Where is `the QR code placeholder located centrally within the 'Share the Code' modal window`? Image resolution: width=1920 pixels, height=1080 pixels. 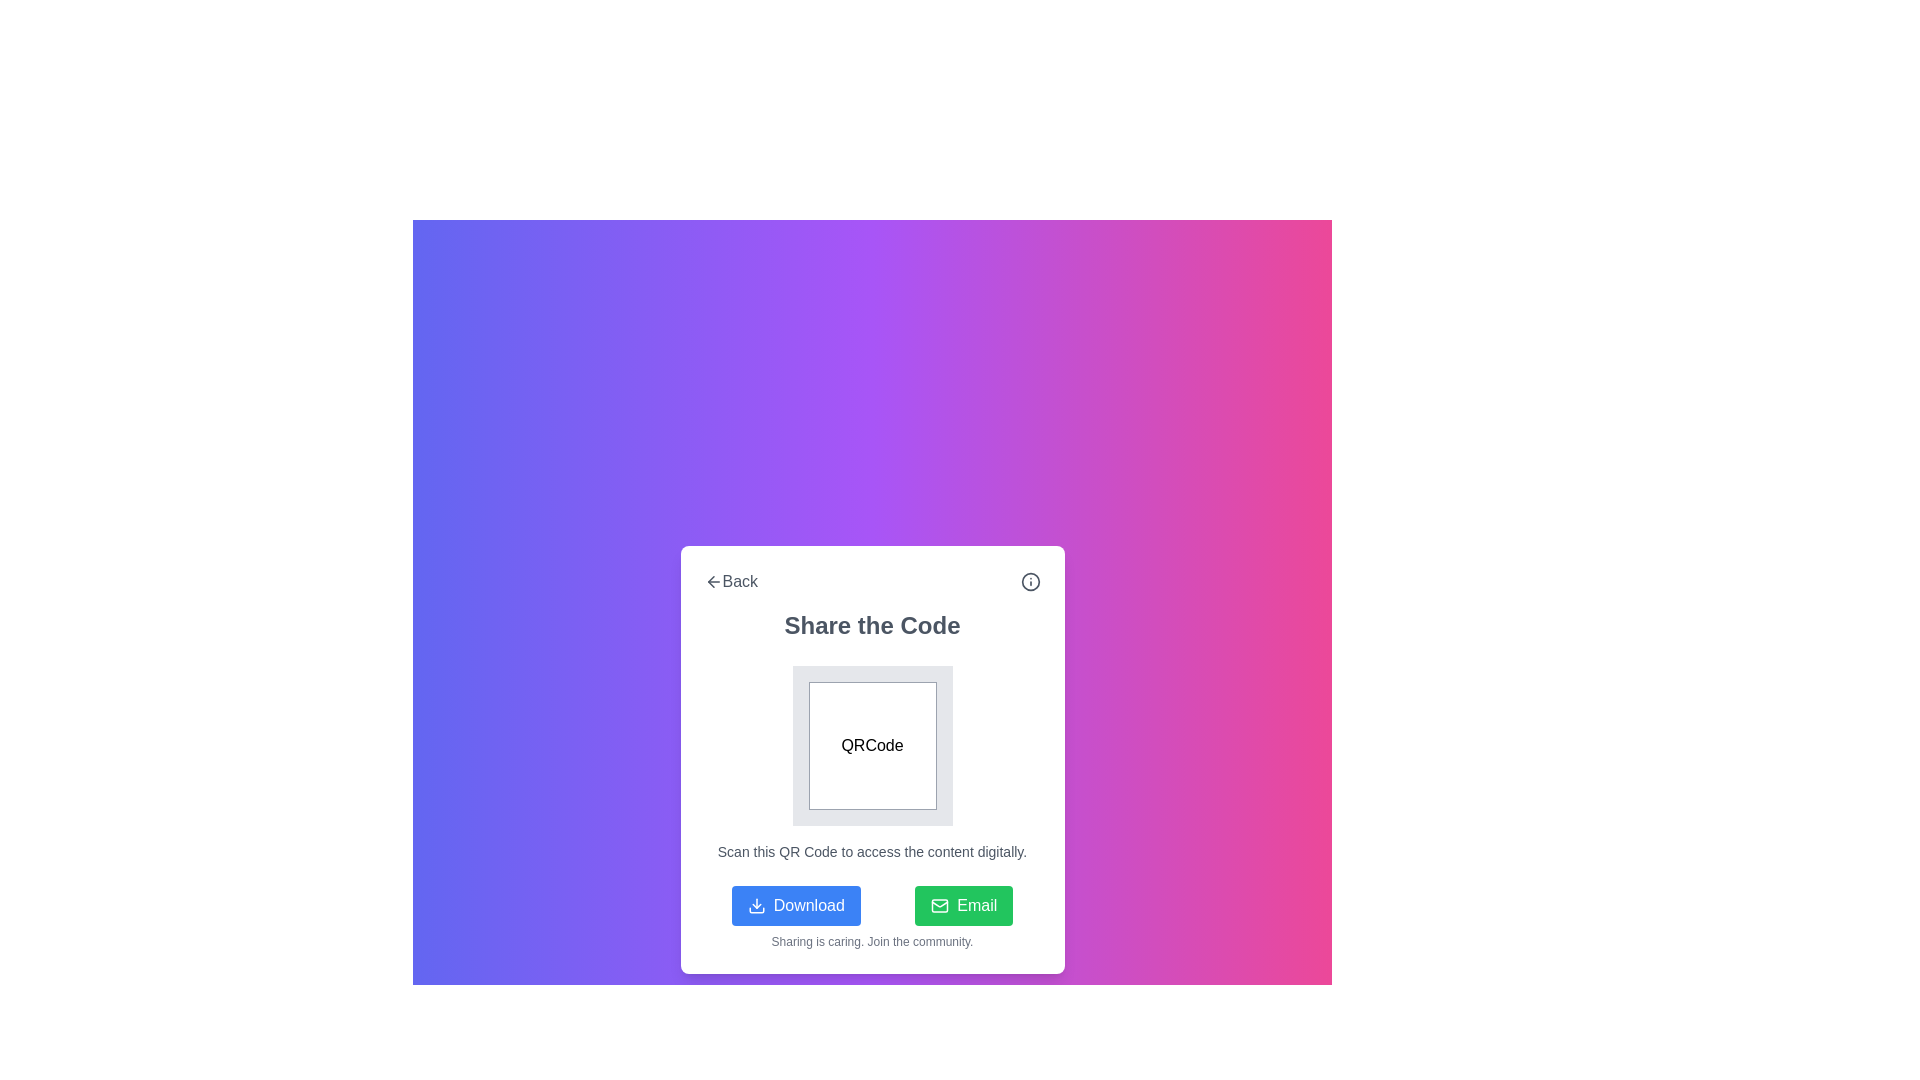 the QR code placeholder located centrally within the 'Share the Code' modal window is located at coordinates (872, 745).